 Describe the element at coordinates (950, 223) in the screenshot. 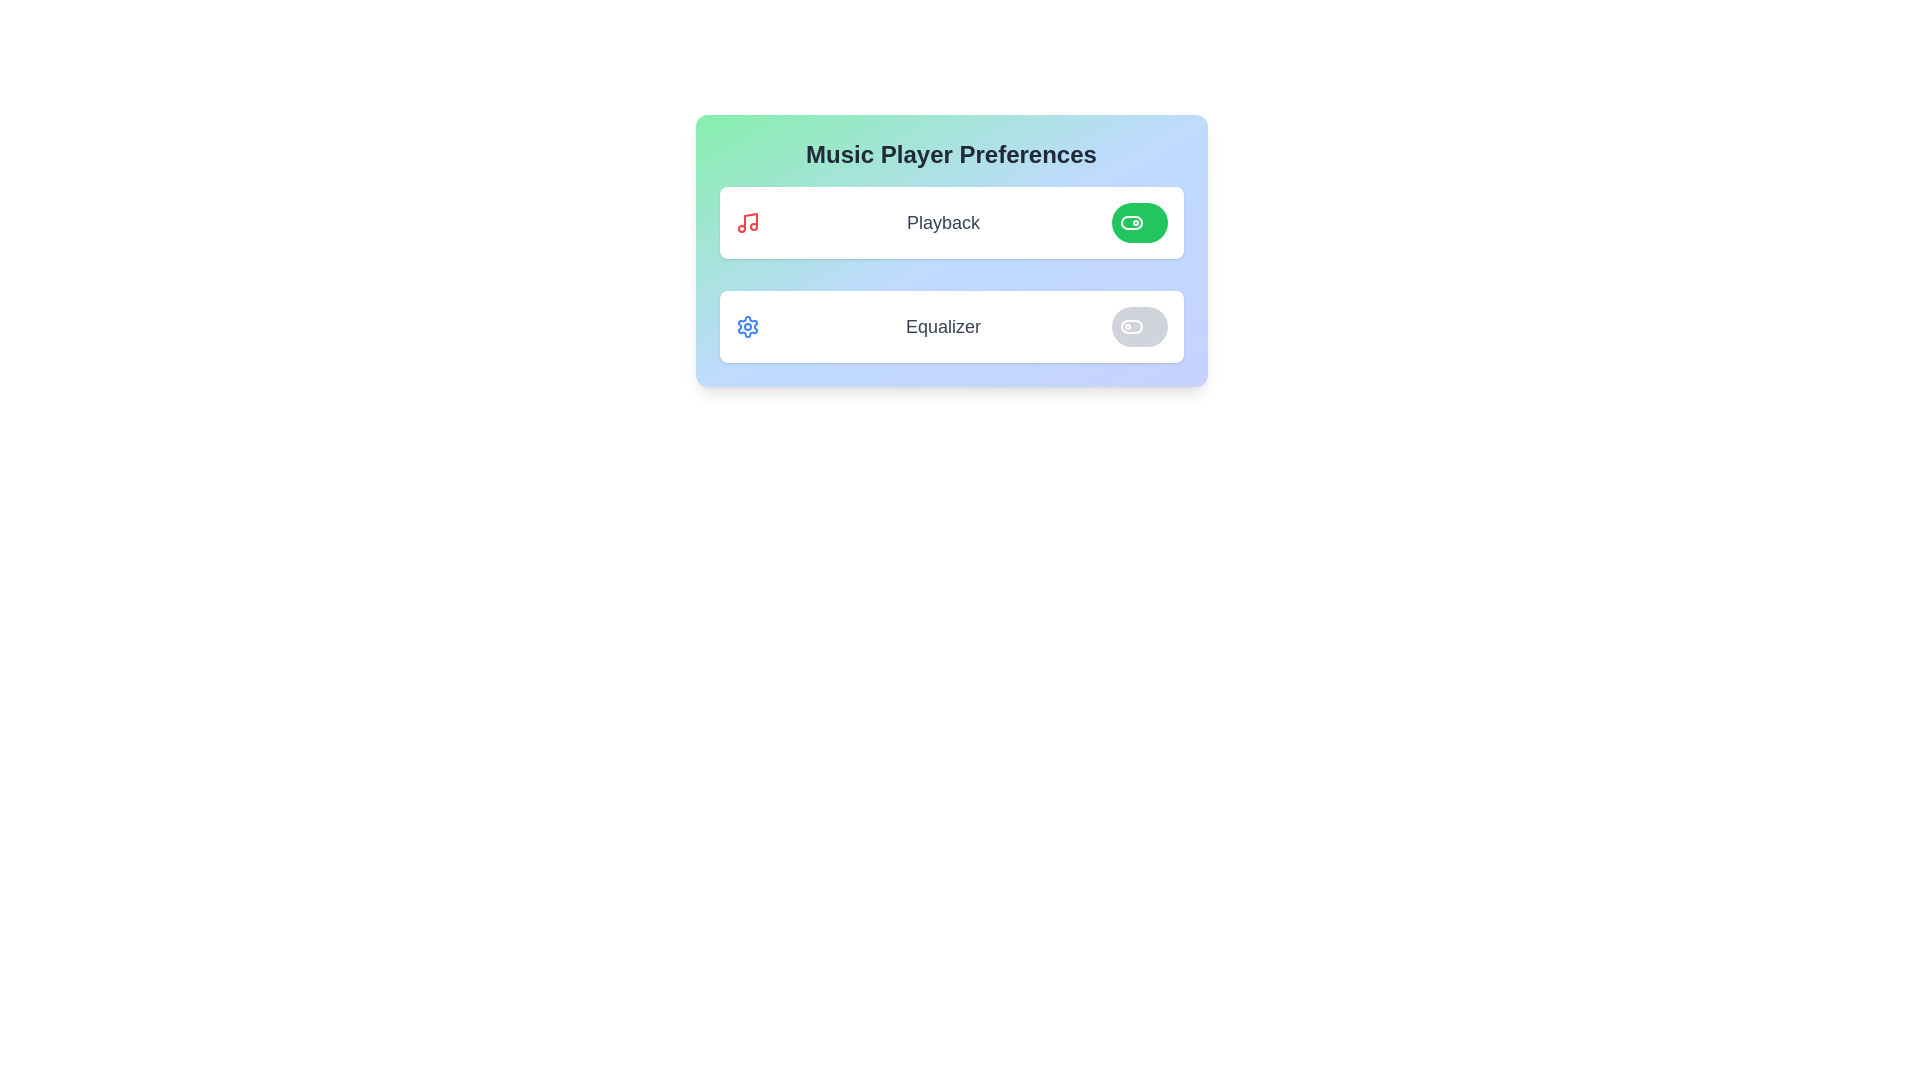

I see `the 'Playback' UI component in the 'Music Player Preferences' panel` at that location.